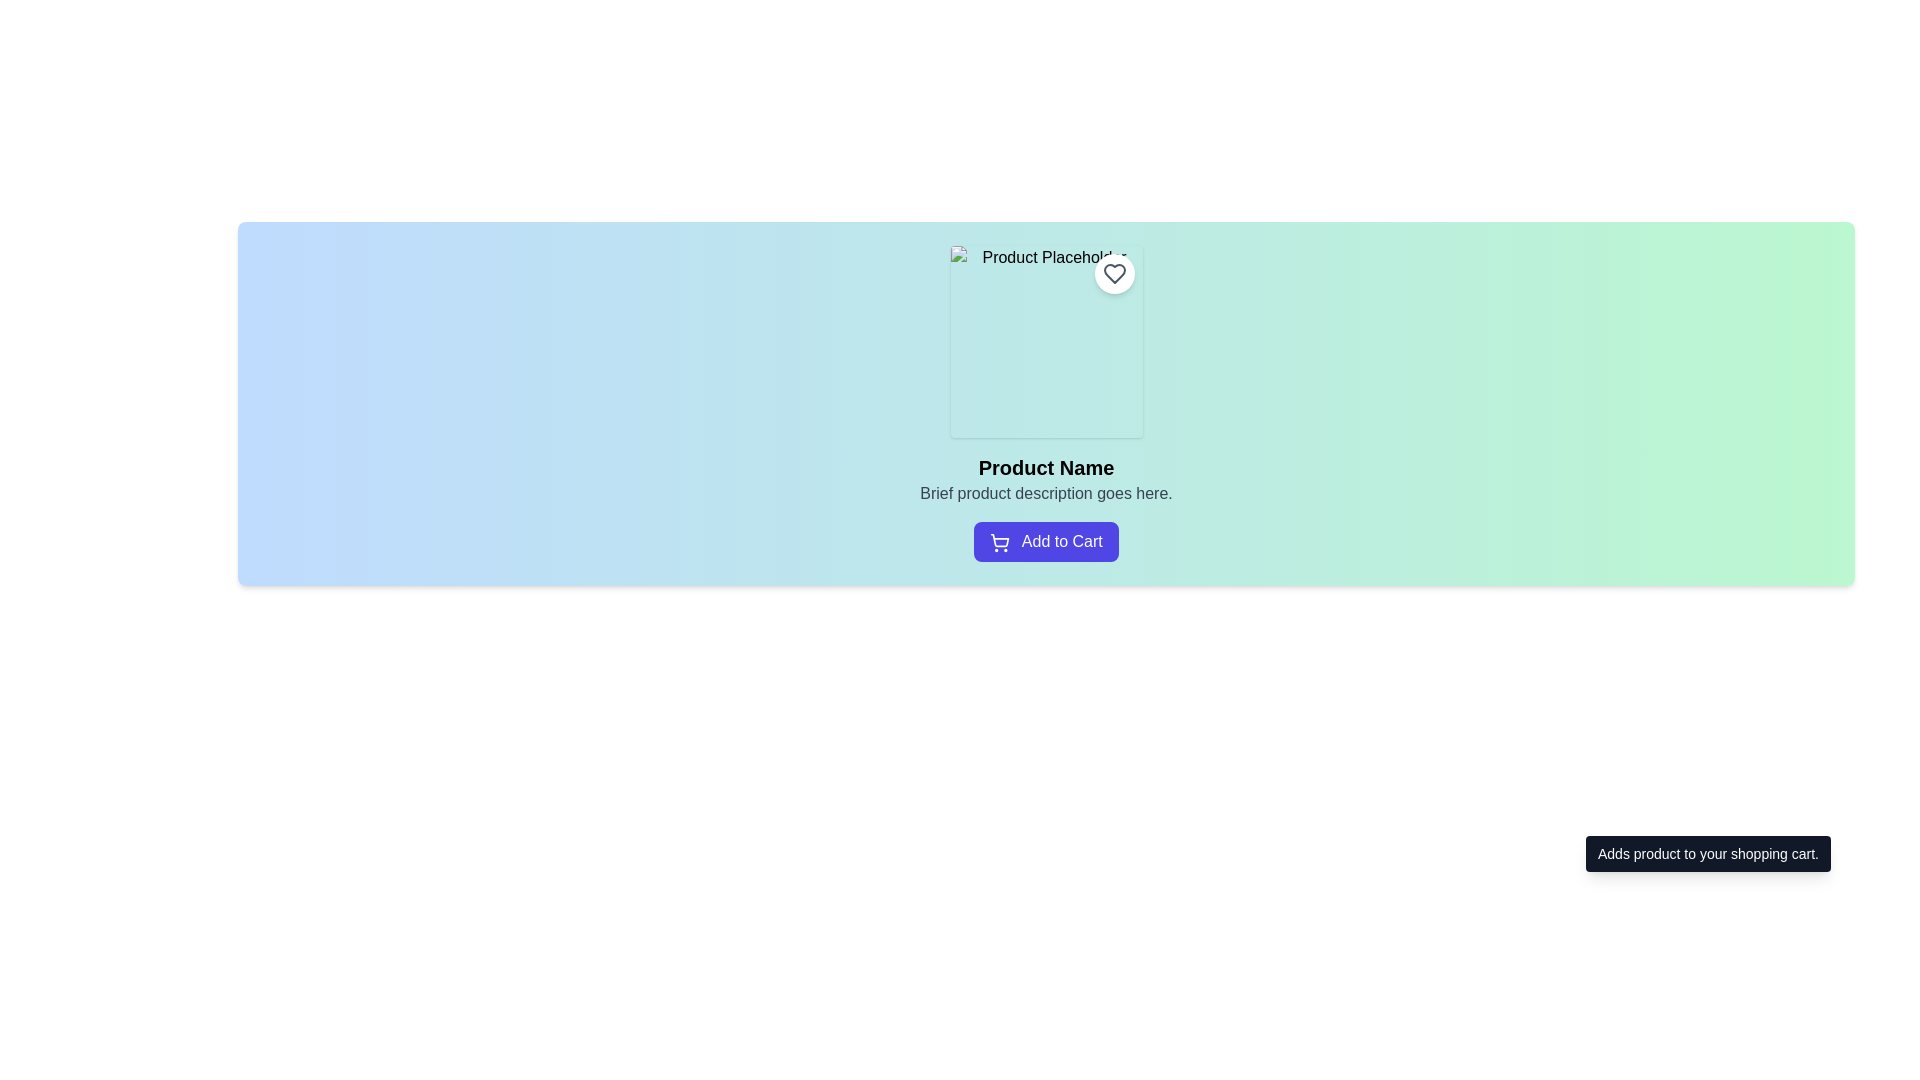  What do you see at coordinates (1000, 542) in the screenshot?
I see `the shopping cart icon located at the left-most side of the 'Add to Cart' button, which is part of the product description module` at bounding box center [1000, 542].